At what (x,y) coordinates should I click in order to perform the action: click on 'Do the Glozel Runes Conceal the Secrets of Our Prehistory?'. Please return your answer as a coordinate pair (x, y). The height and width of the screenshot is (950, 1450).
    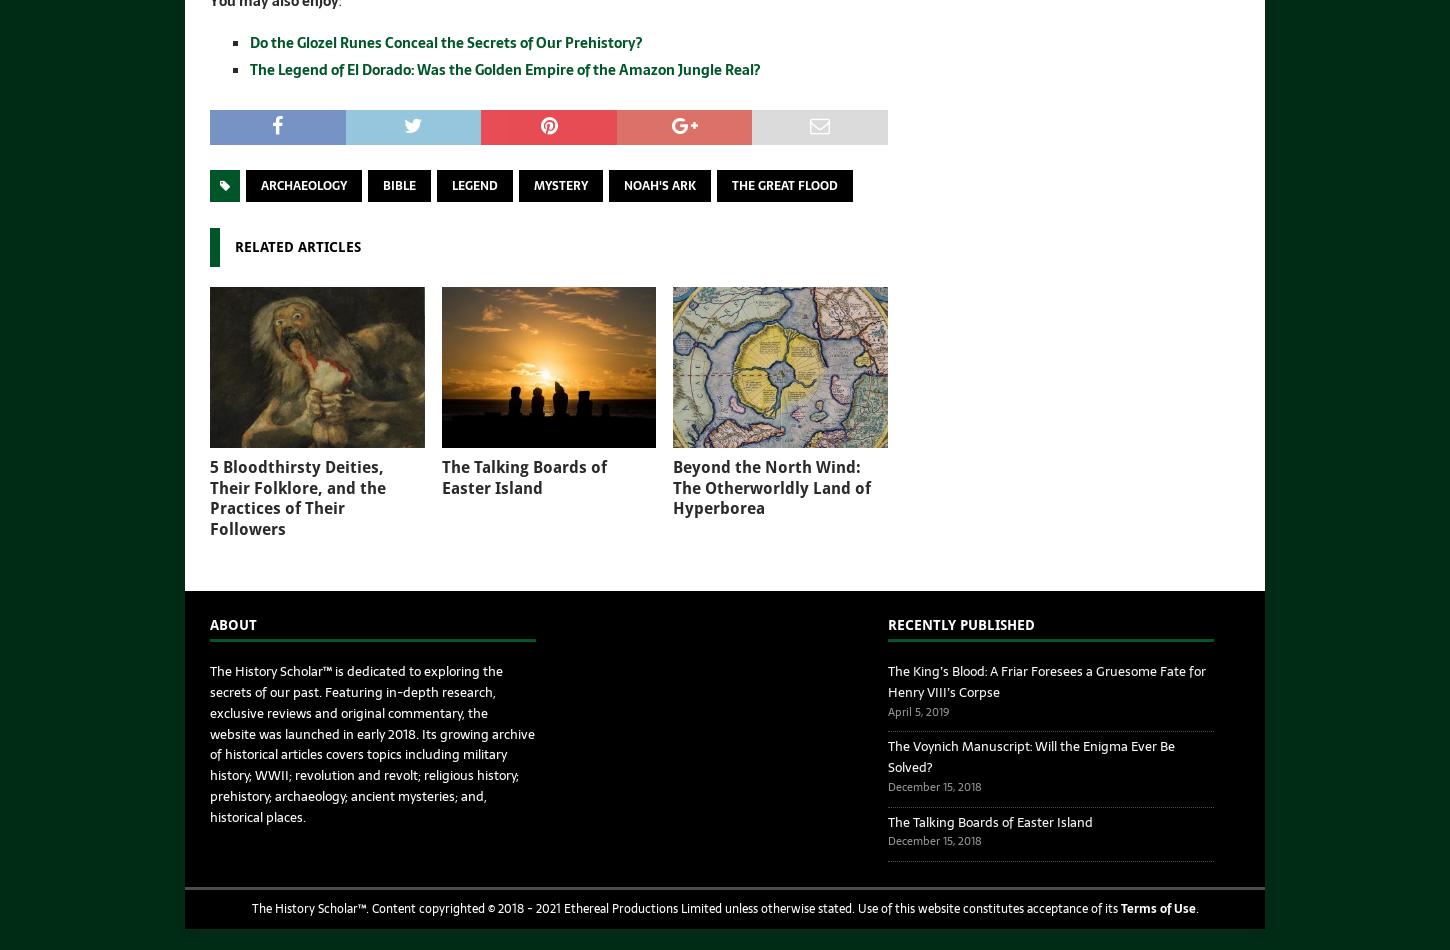
    Looking at the image, I should click on (445, 41).